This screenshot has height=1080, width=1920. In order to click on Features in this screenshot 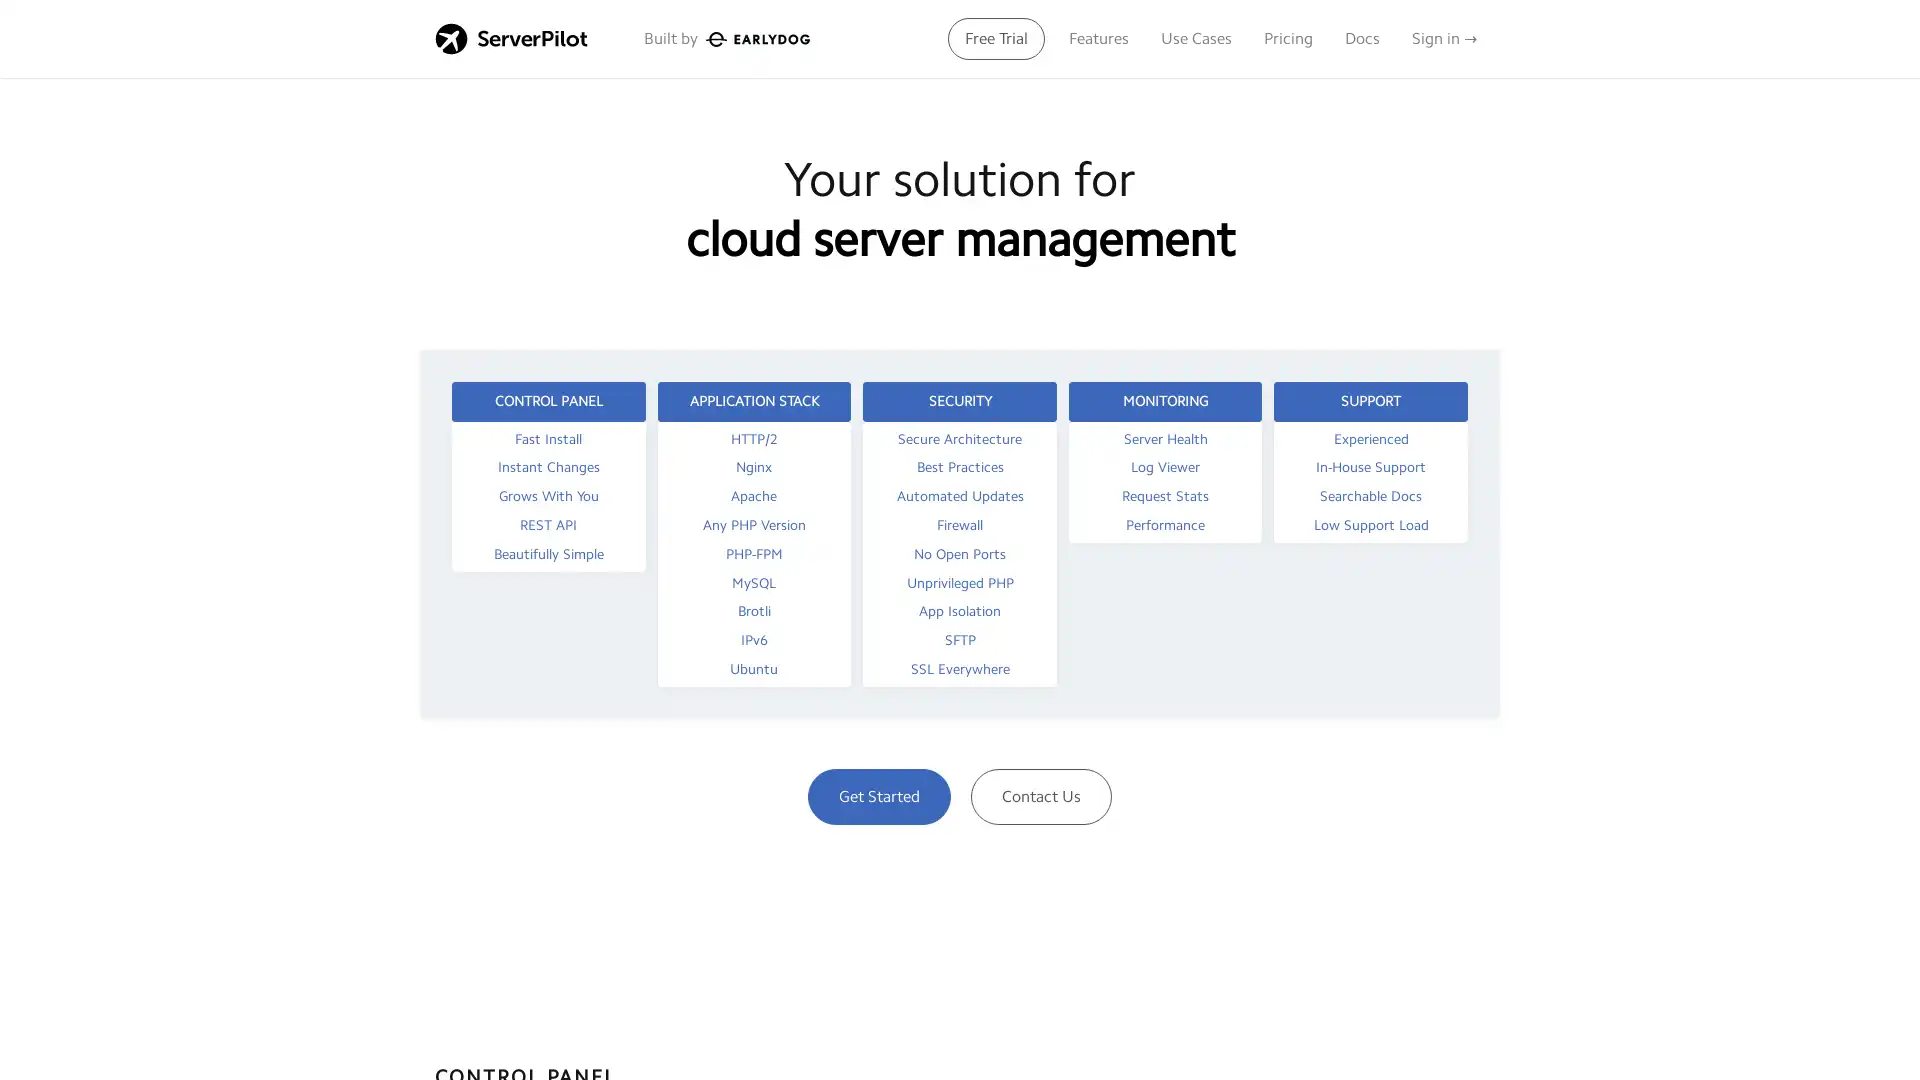, I will do `click(1098, 38)`.